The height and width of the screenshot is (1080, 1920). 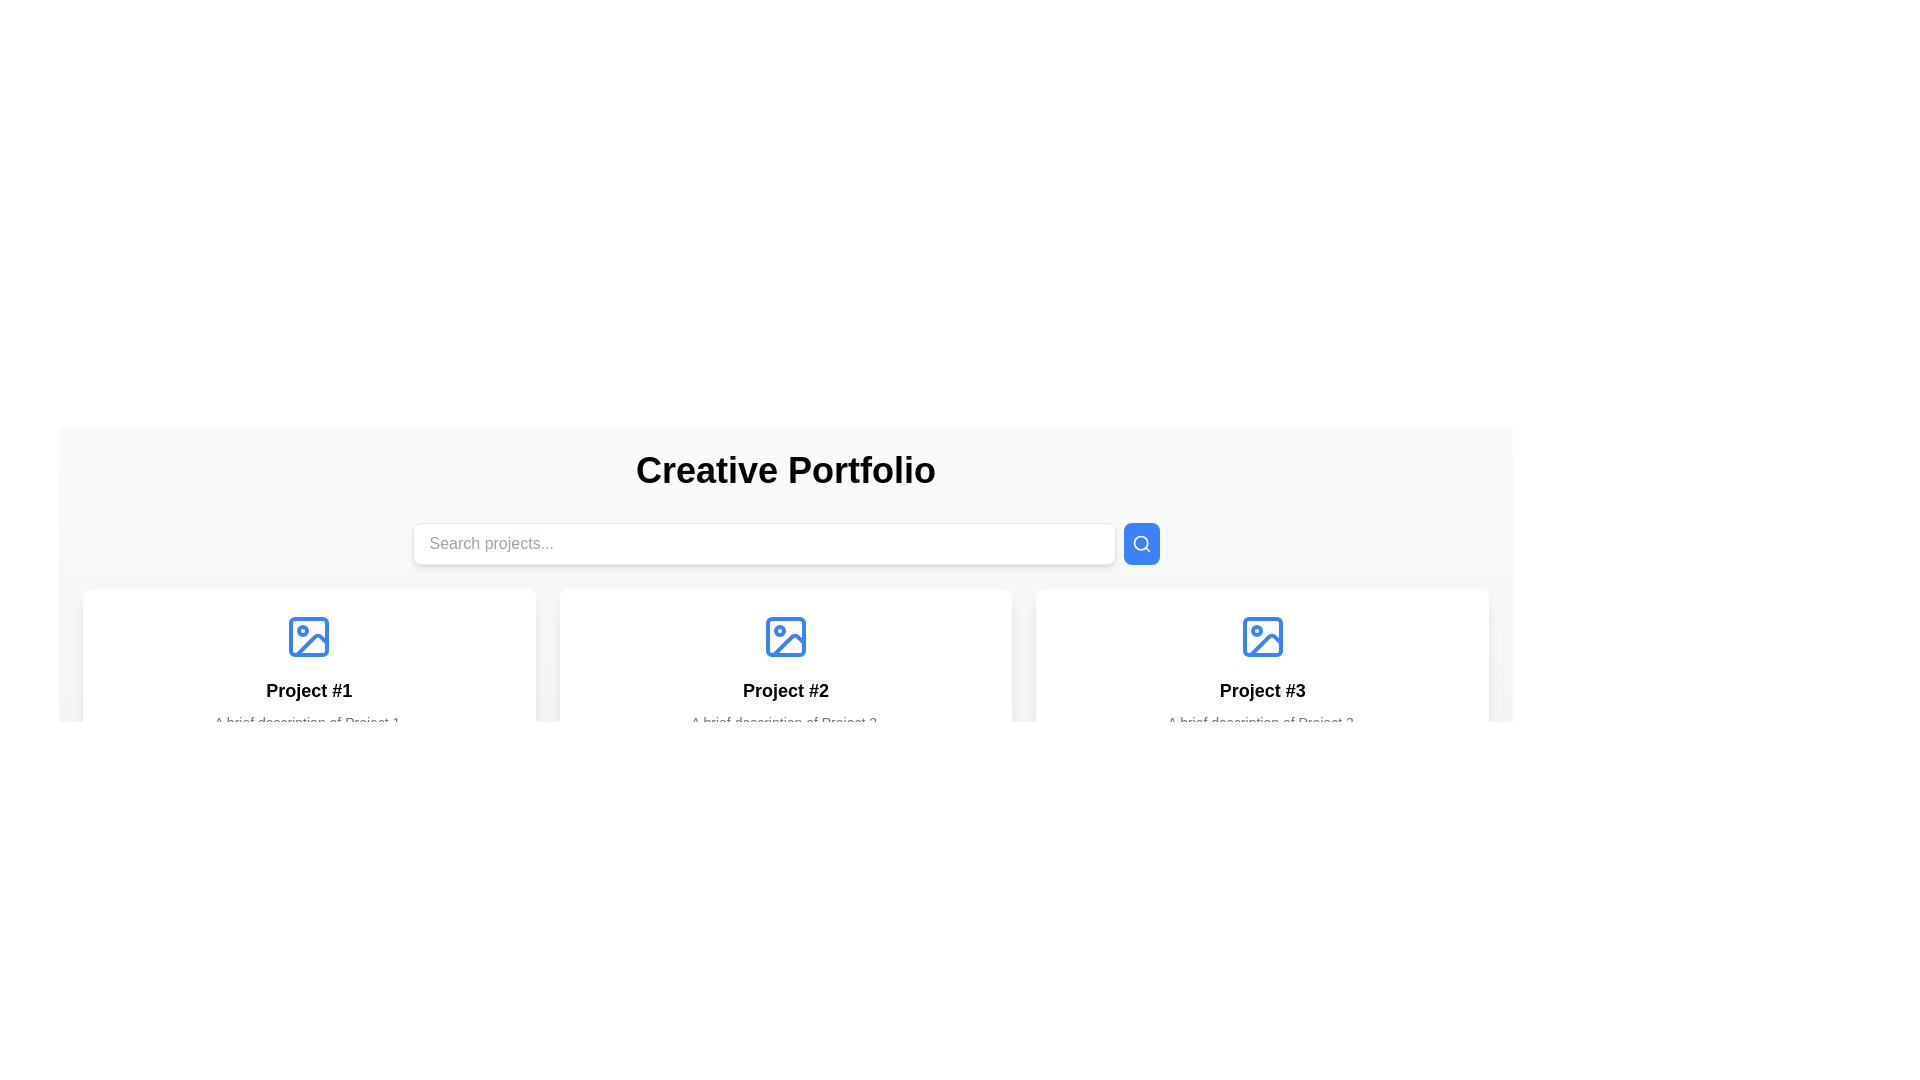 I want to click on the blue icon resembling an image placeholder located at the top of the 'Project #1' card, so click(x=308, y=636).